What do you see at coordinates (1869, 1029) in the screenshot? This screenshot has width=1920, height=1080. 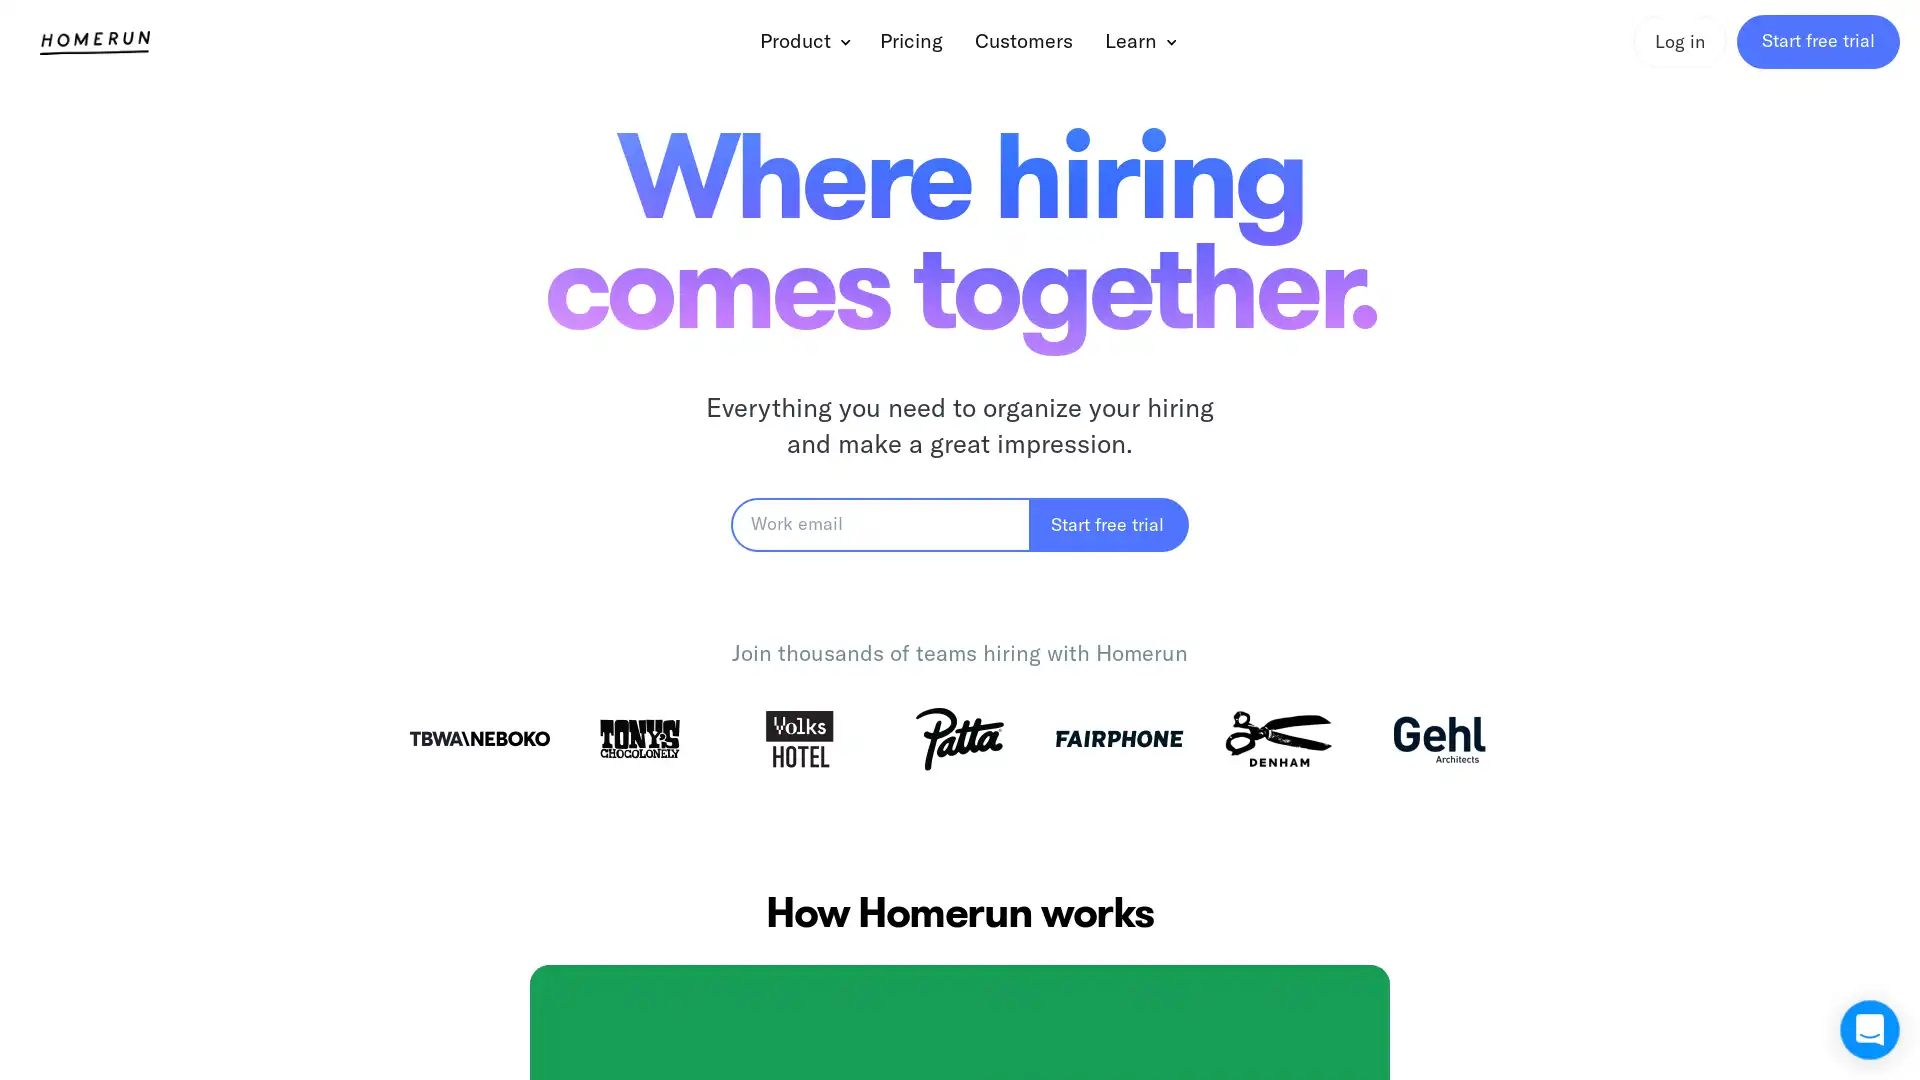 I see `Open Intercom Messenger` at bounding box center [1869, 1029].